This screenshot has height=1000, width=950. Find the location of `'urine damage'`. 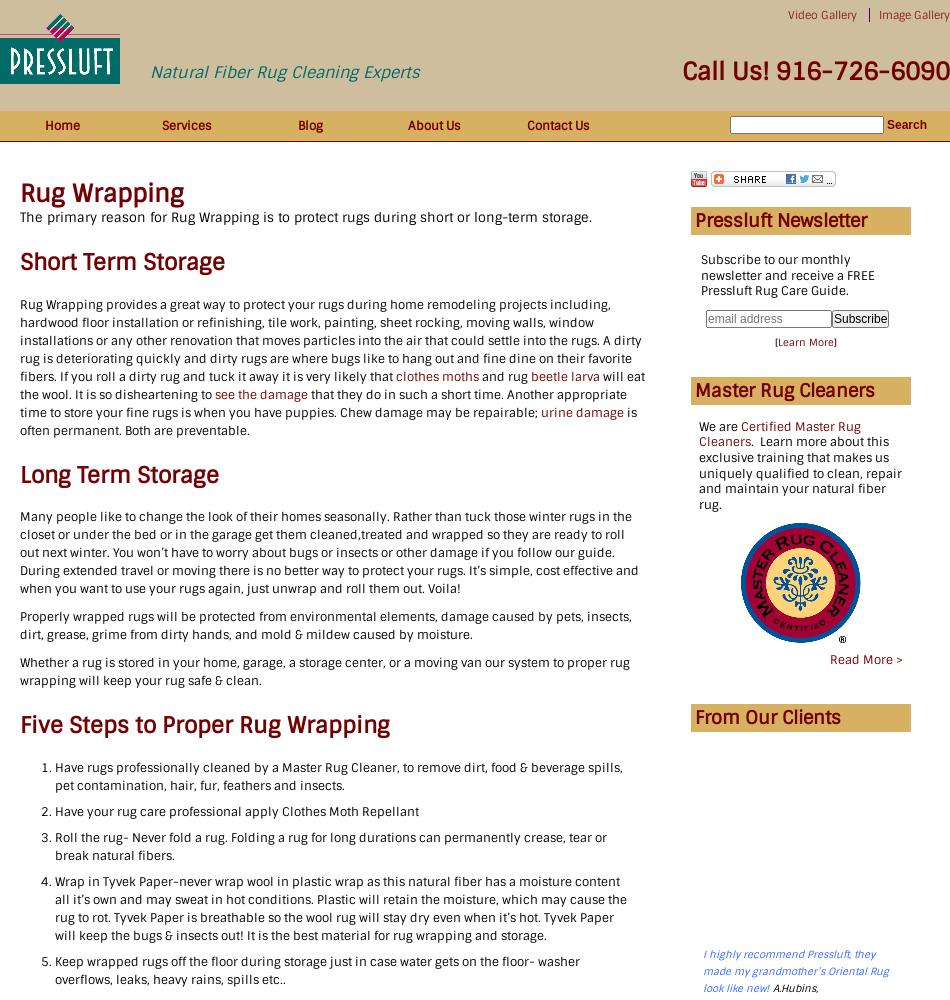

'urine damage' is located at coordinates (582, 412).